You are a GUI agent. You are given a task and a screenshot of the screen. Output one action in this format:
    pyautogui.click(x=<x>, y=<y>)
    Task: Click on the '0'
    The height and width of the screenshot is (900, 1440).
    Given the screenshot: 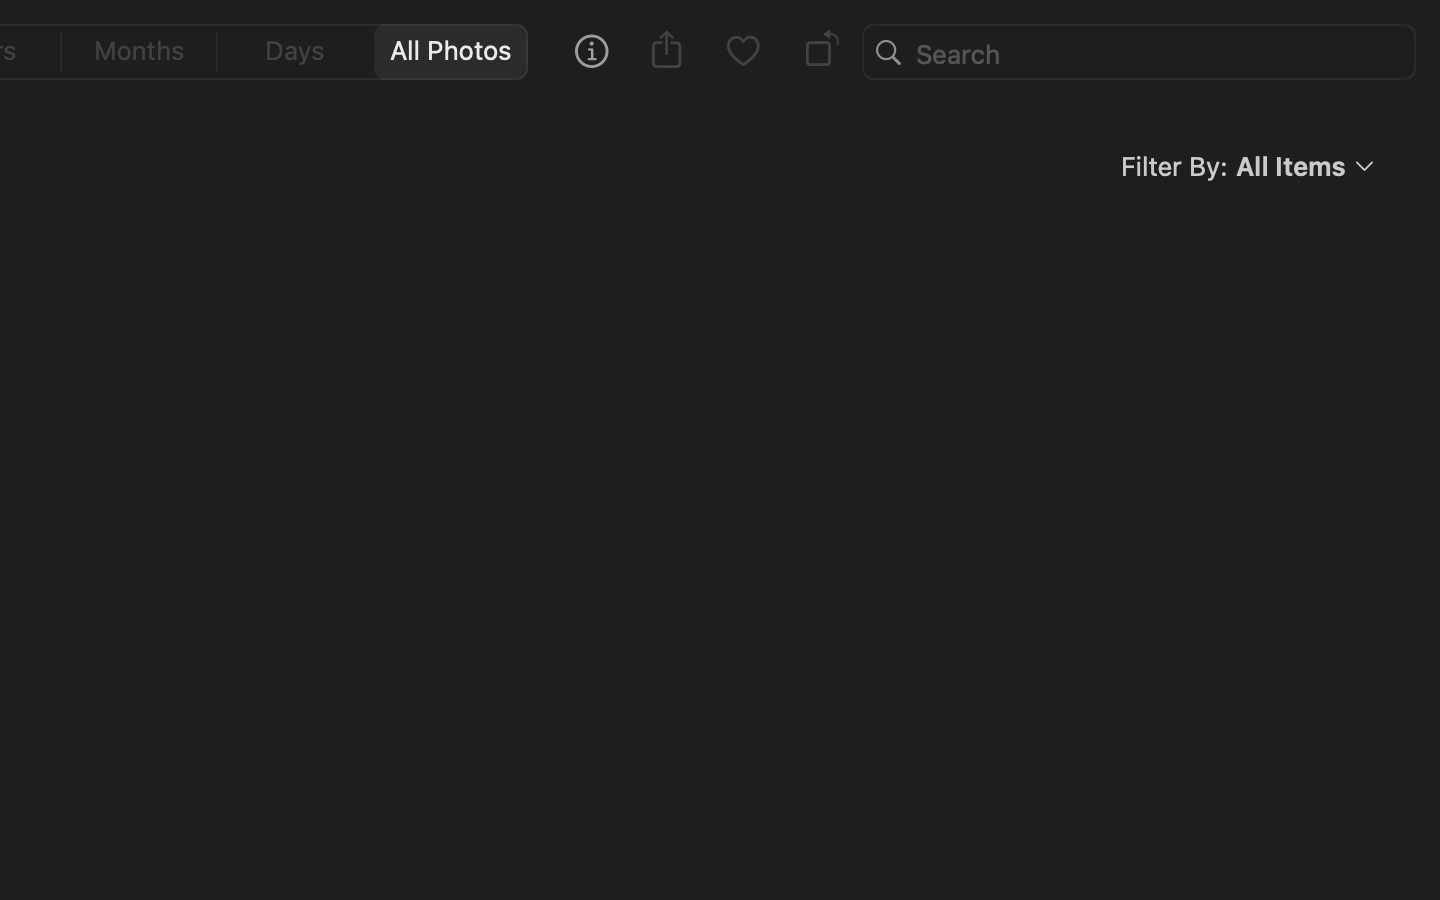 What is the action you would take?
    pyautogui.click(x=138, y=51)
    